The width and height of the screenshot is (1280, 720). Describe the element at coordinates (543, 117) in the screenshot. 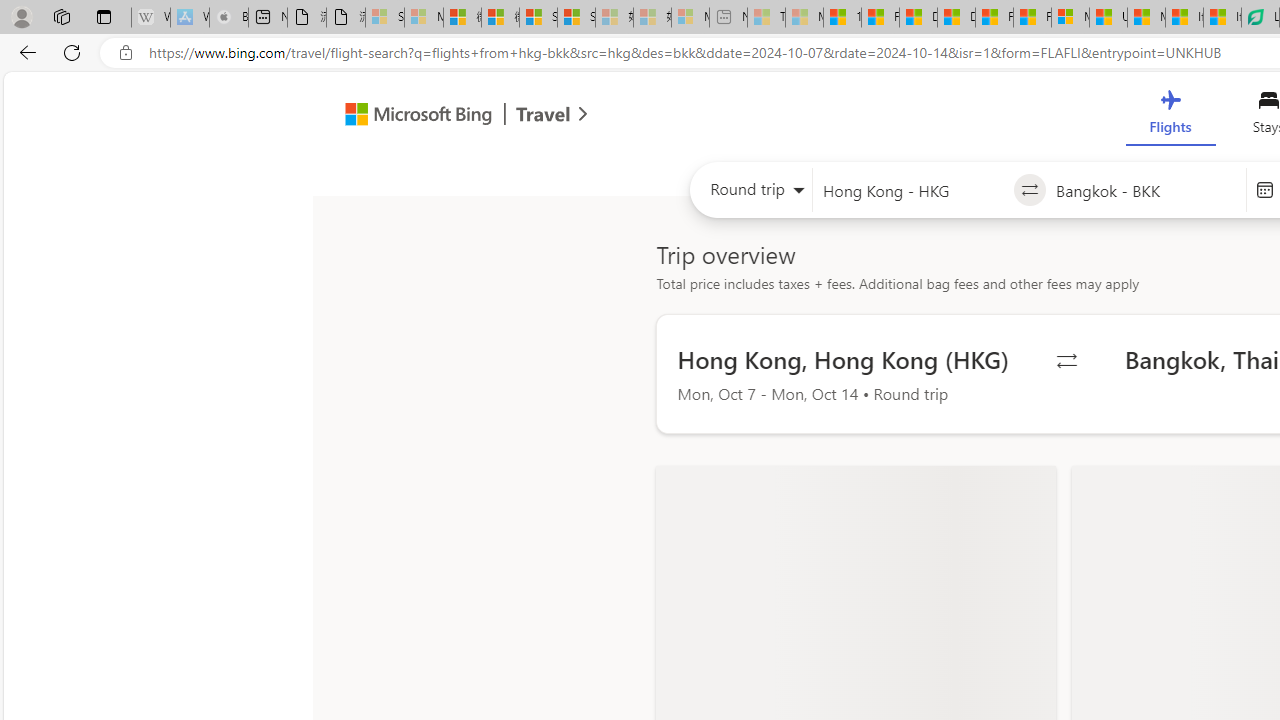

I see `'Travel'` at that location.